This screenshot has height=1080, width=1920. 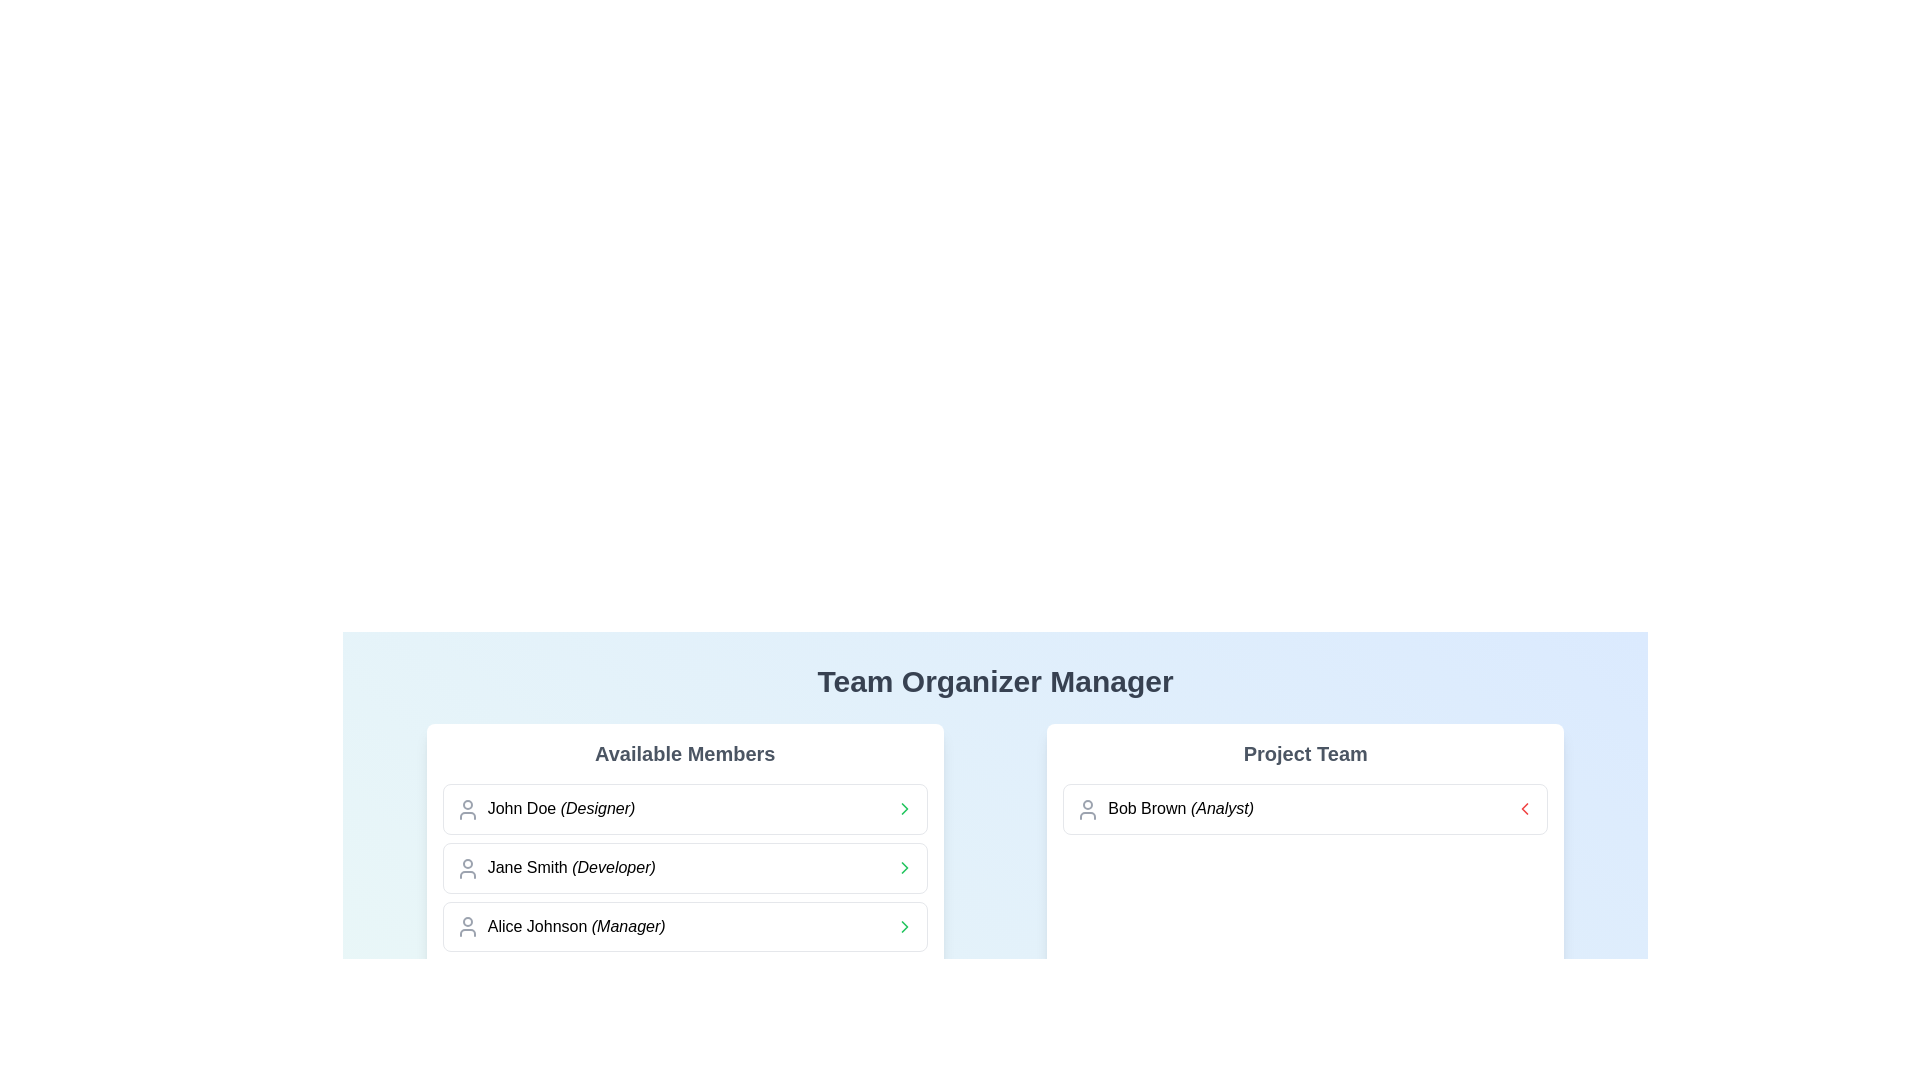 What do you see at coordinates (1147, 807) in the screenshot?
I see `the text label 'Bob Brown' located in the 'Project Team' section, styled in bold black font, positioned horizontally between a user icon and the text '(Analyst)'` at bounding box center [1147, 807].